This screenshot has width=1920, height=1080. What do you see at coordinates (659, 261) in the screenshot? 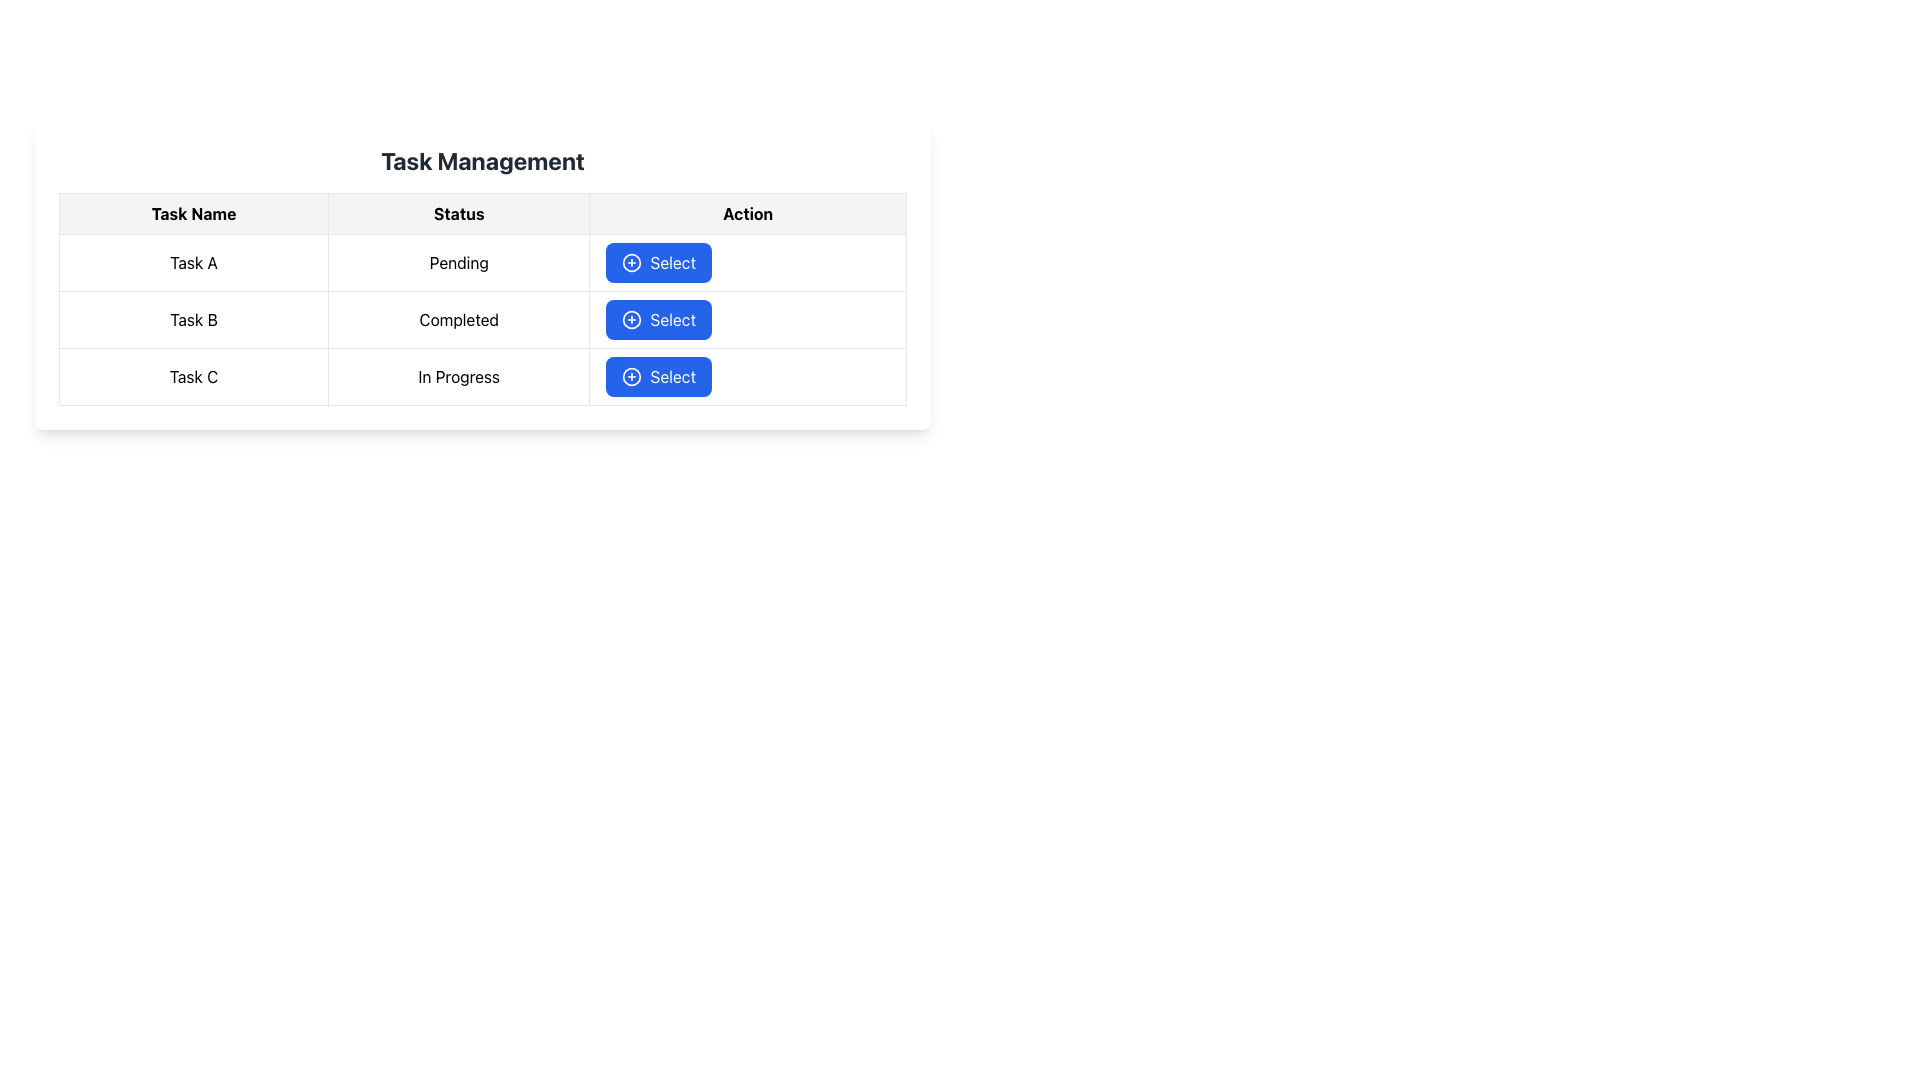
I see `the button in the 'Action' column of the 'Task Management' table in the first row for the task with status 'Pending'` at bounding box center [659, 261].